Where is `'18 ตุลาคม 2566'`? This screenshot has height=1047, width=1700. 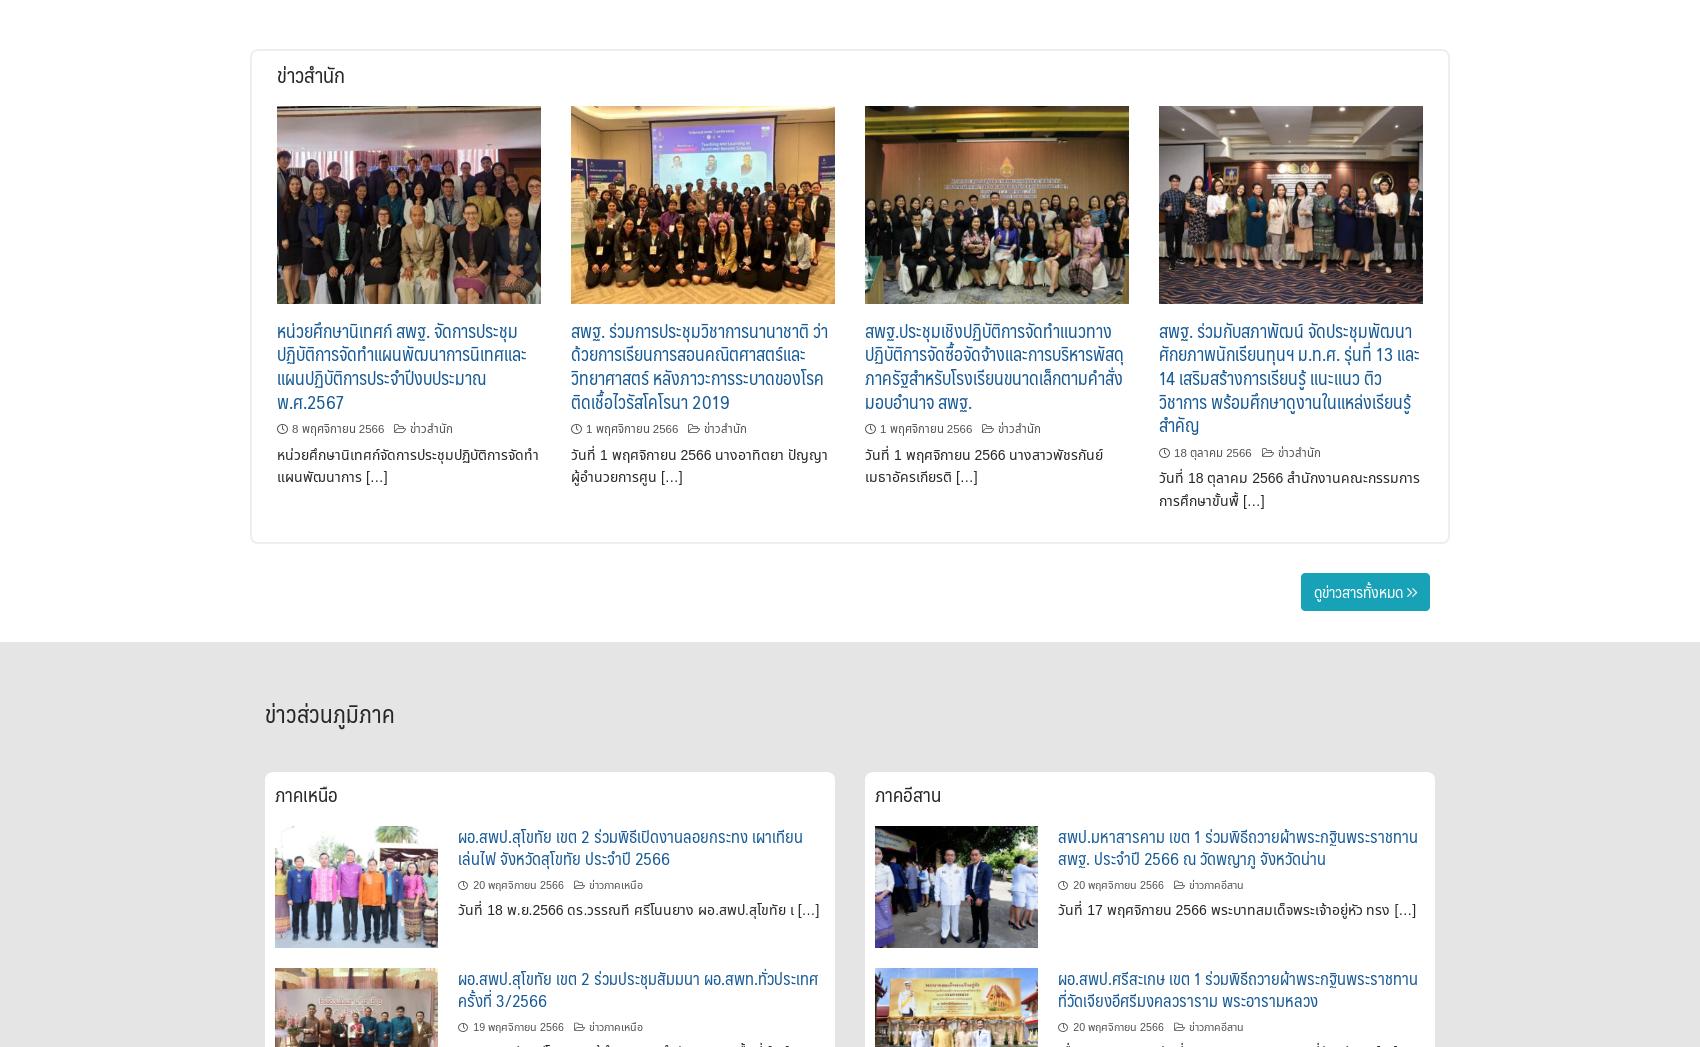 '18 ตุลาคม 2566' is located at coordinates (1211, 451).